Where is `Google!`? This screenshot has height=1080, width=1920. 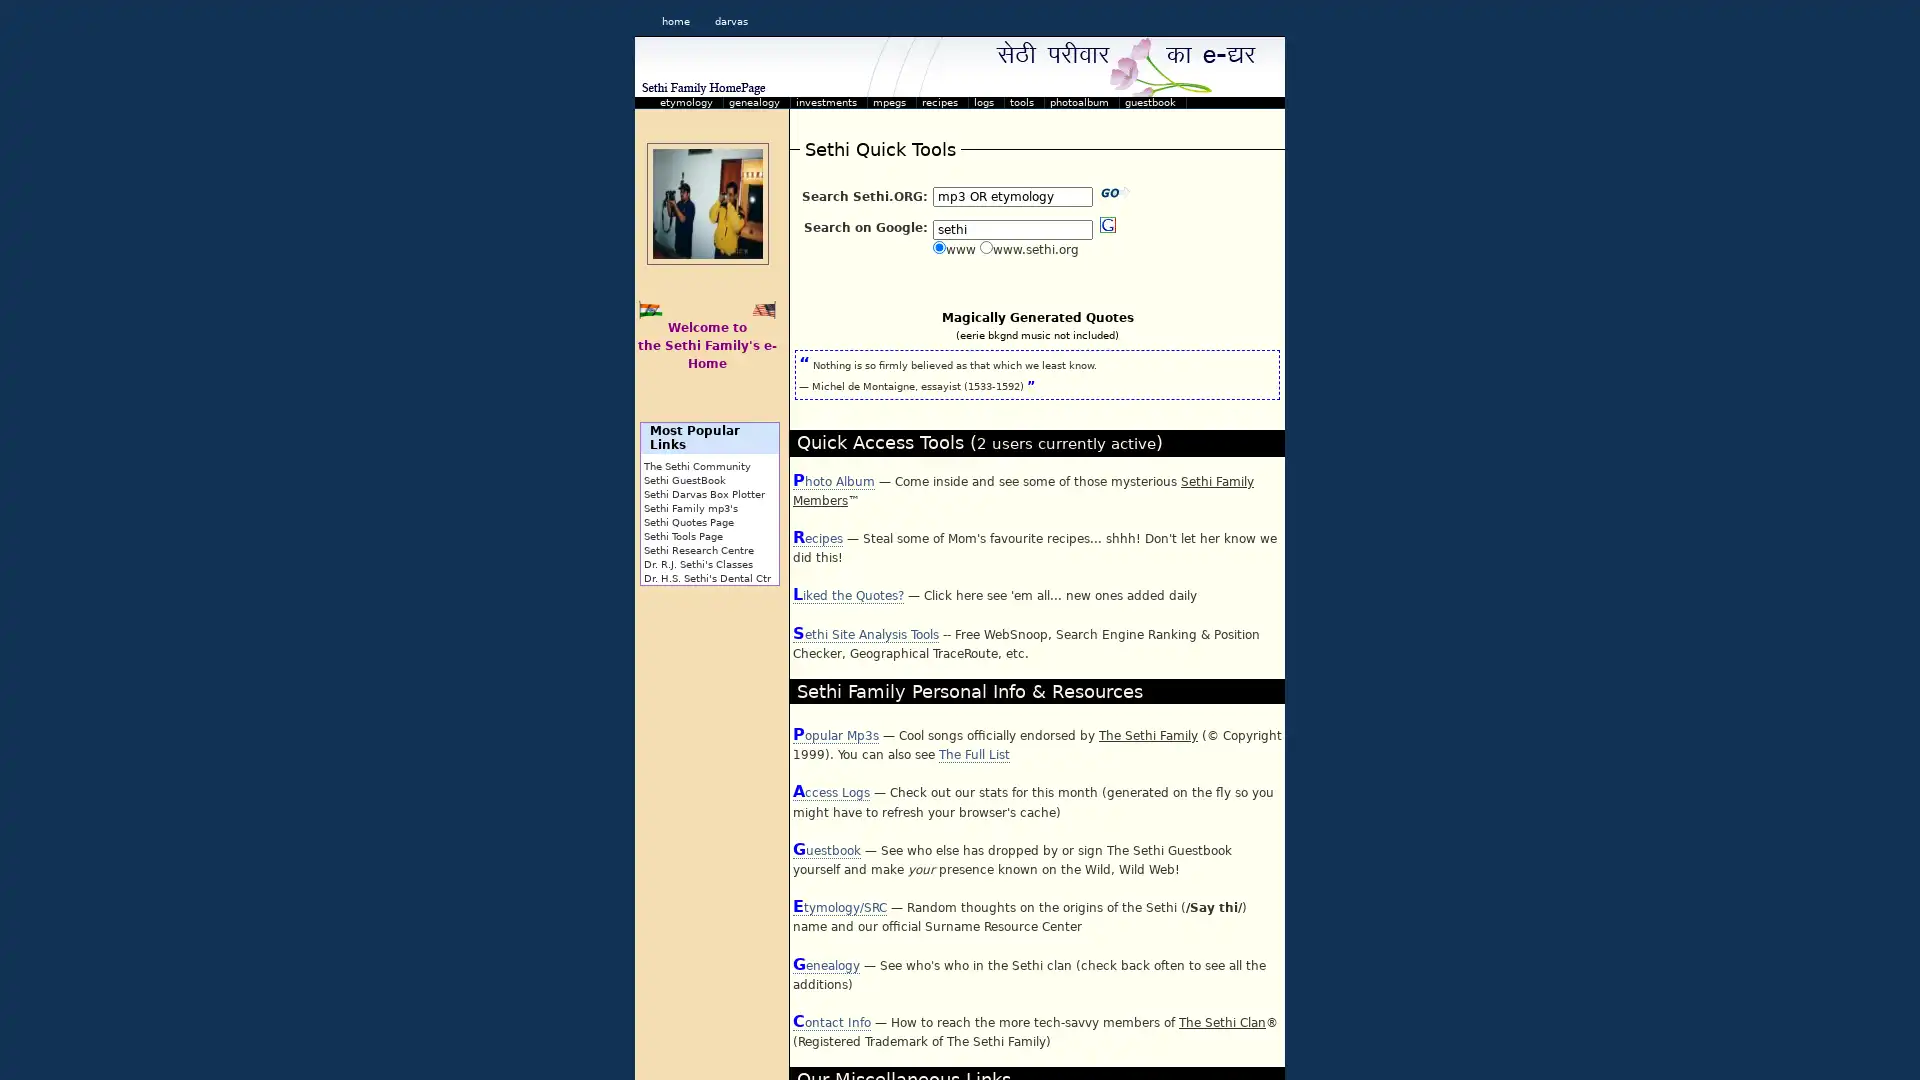
Google! is located at coordinates (1107, 224).